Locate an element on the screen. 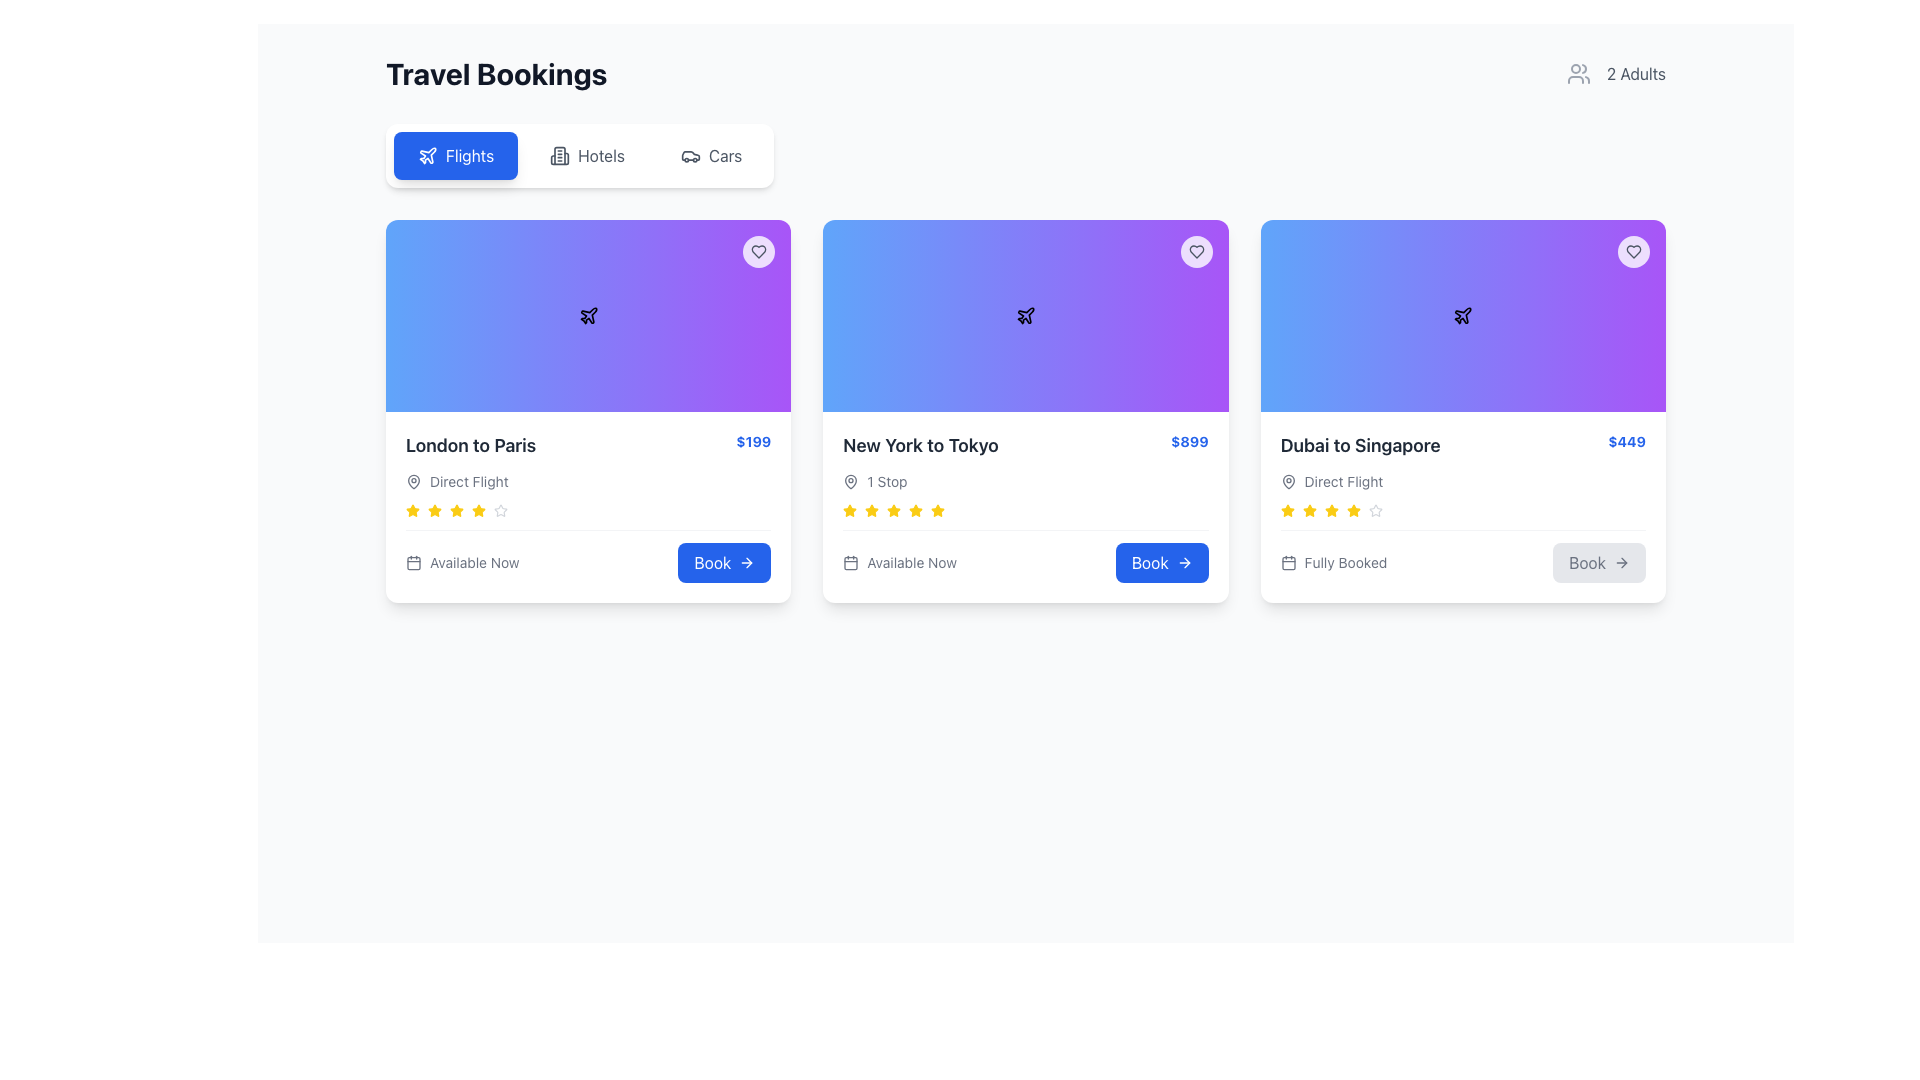 This screenshot has height=1080, width=1920. the fifth yellow star icon in the ratings bar for 'New York to Tokyo', located below '1 Stop' and above 'Available Now' is located at coordinates (893, 509).